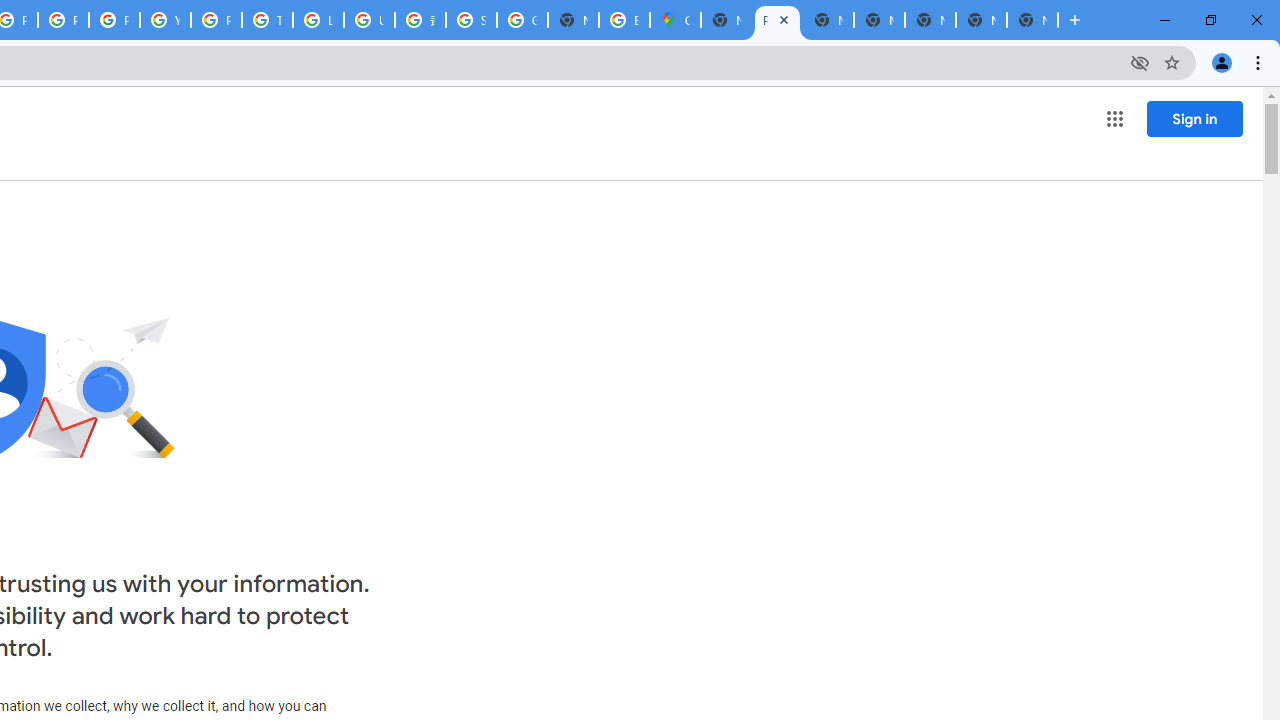 This screenshot has width=1280, height=720. What do you see at coordinates (675, 20) in the screenshot?
I see `'Google Maps'` at bounding box center [675, 20].